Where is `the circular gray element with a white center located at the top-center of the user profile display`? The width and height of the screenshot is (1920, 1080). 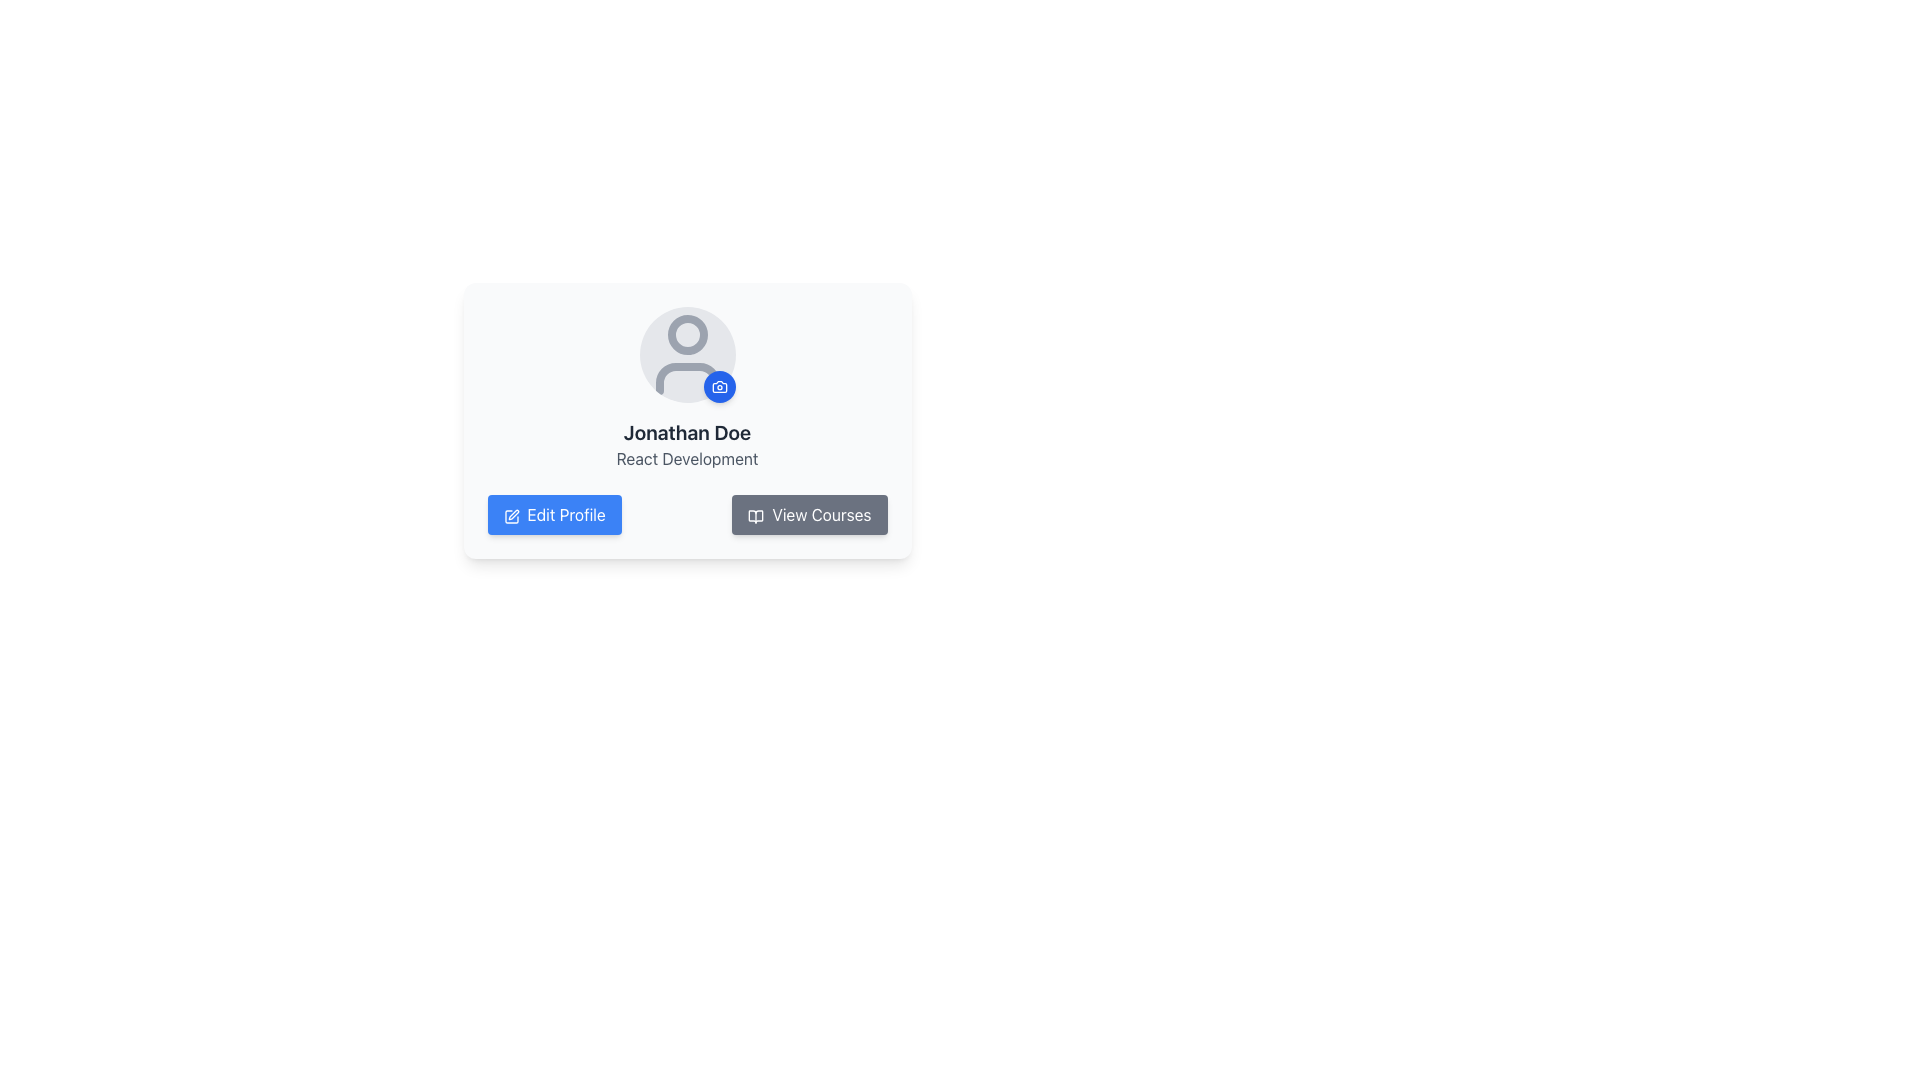
the circular gray element with a white center located at the top-center of the user profile display is located at coordinates (687, 334).